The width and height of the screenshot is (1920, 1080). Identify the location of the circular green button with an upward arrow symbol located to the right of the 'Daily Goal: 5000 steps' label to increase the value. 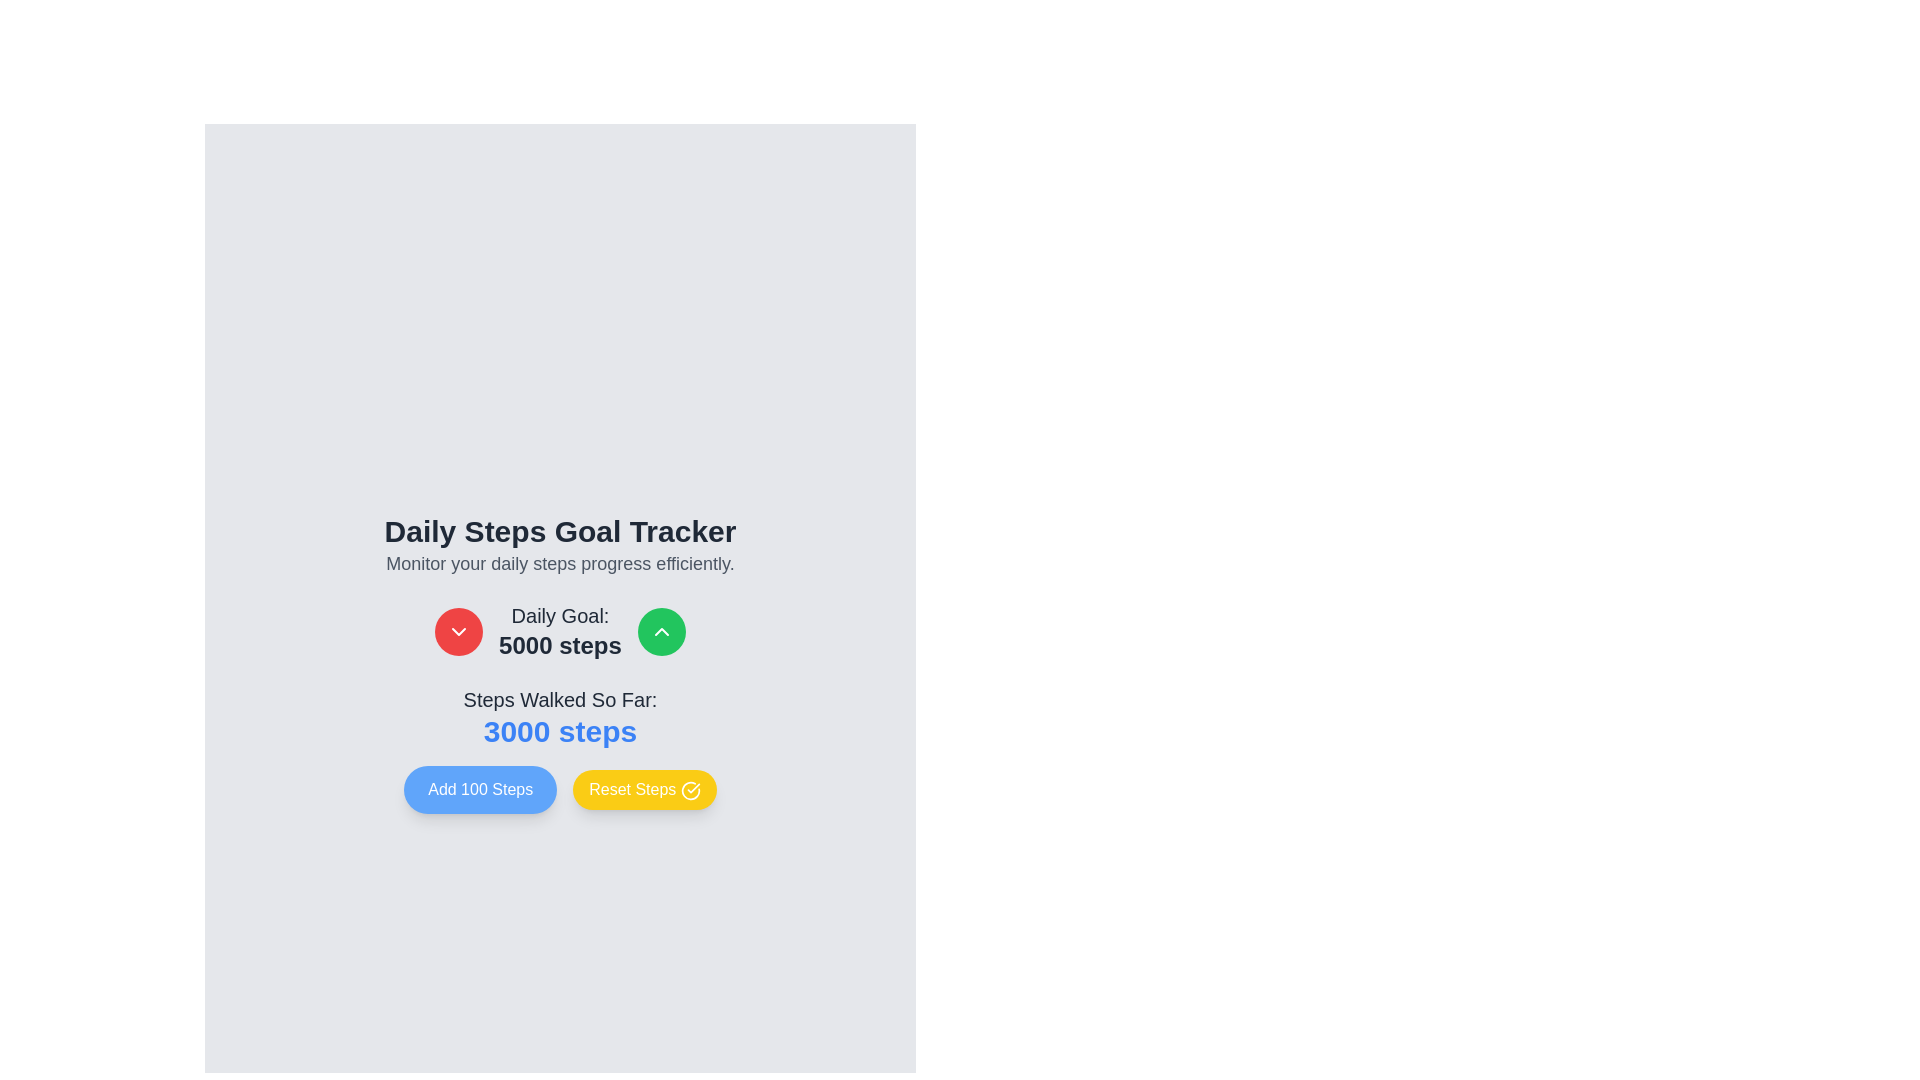
(661, 632).